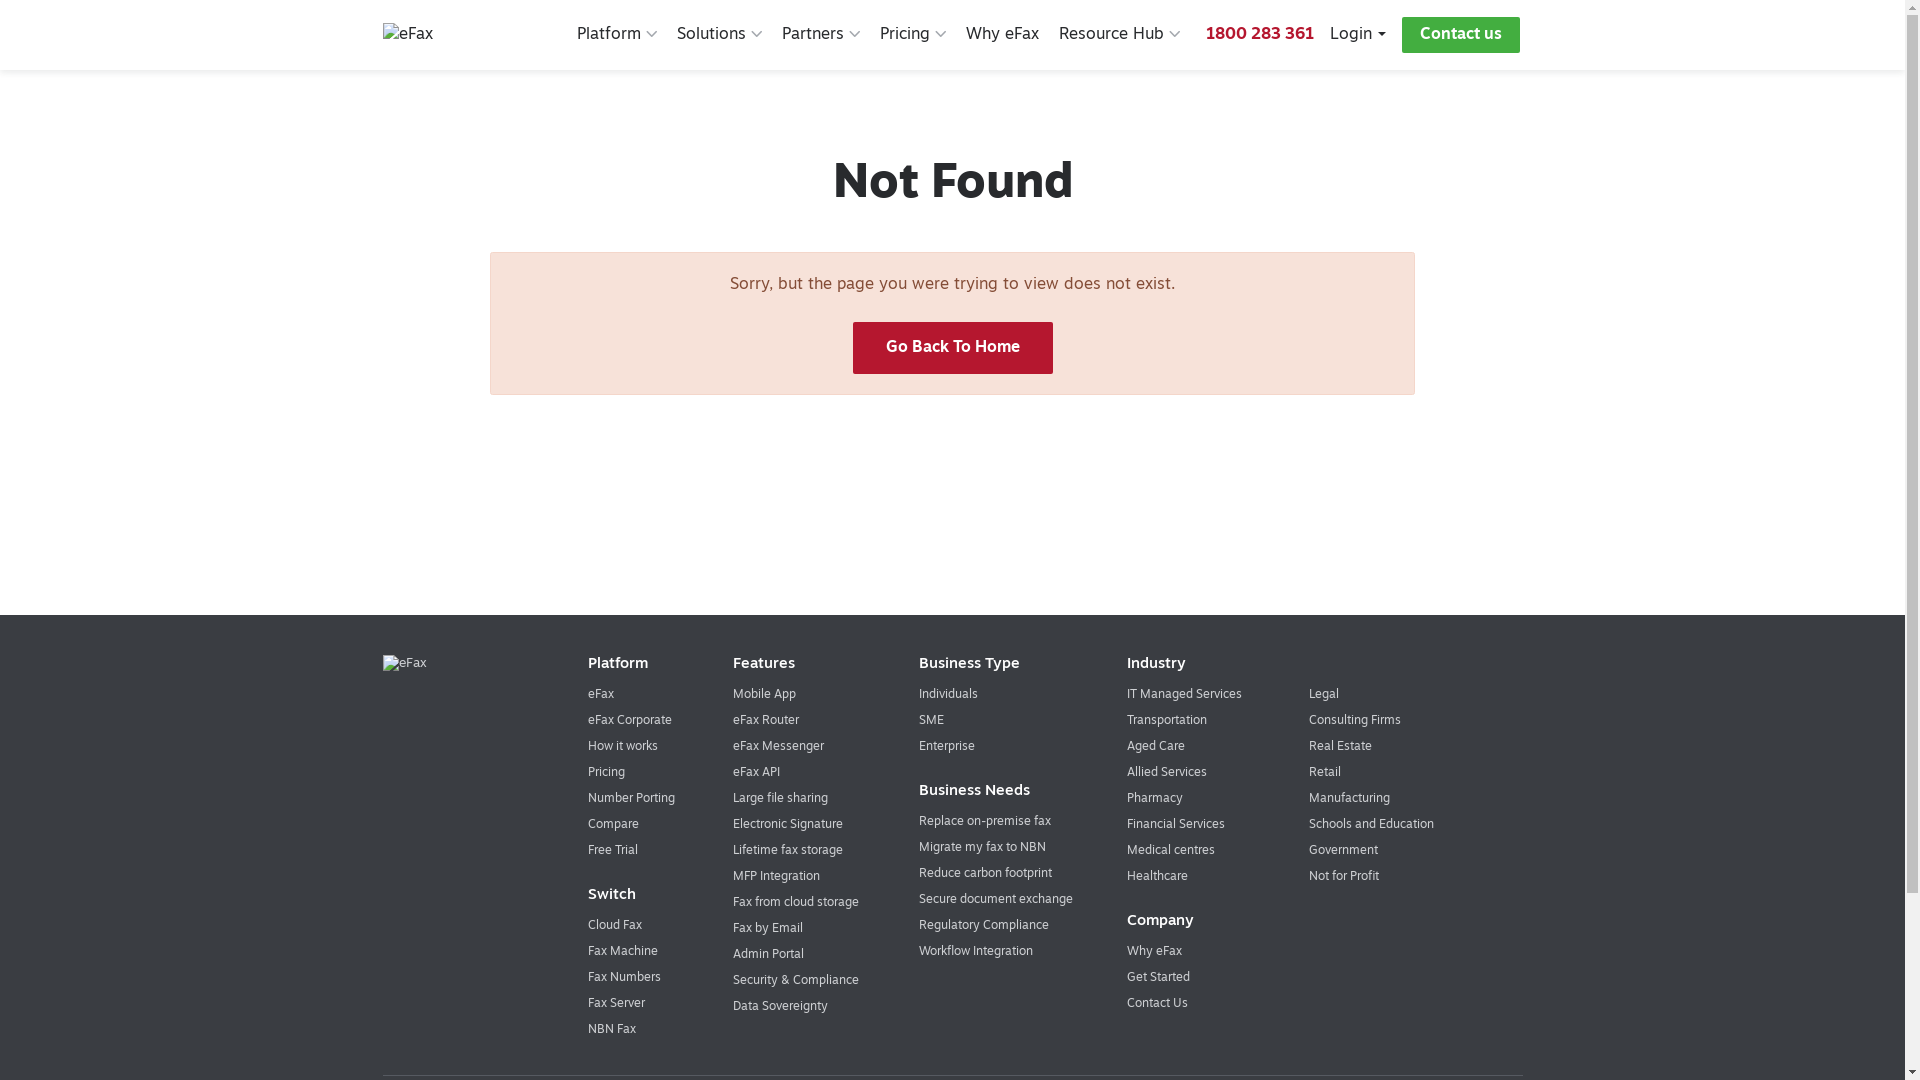  I want to click on 'Number Porting', so click(630, 797).